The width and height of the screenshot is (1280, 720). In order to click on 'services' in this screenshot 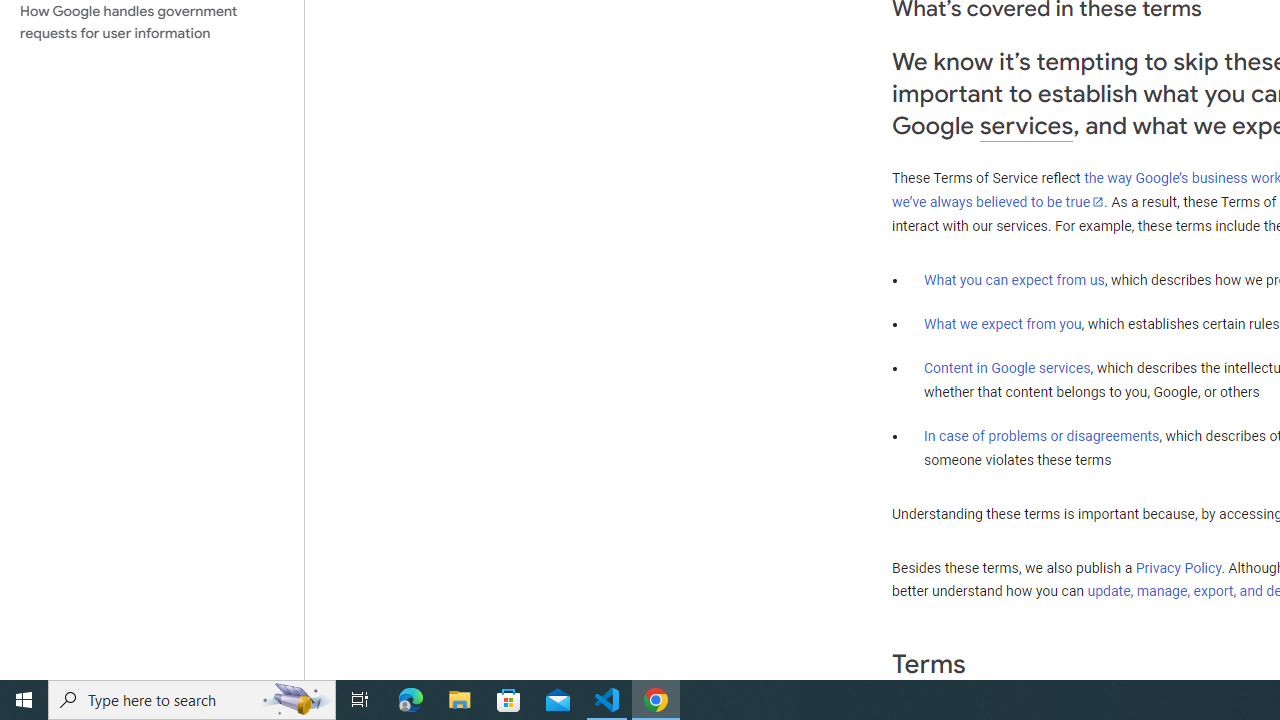, I will do `click(1026, 125)`.